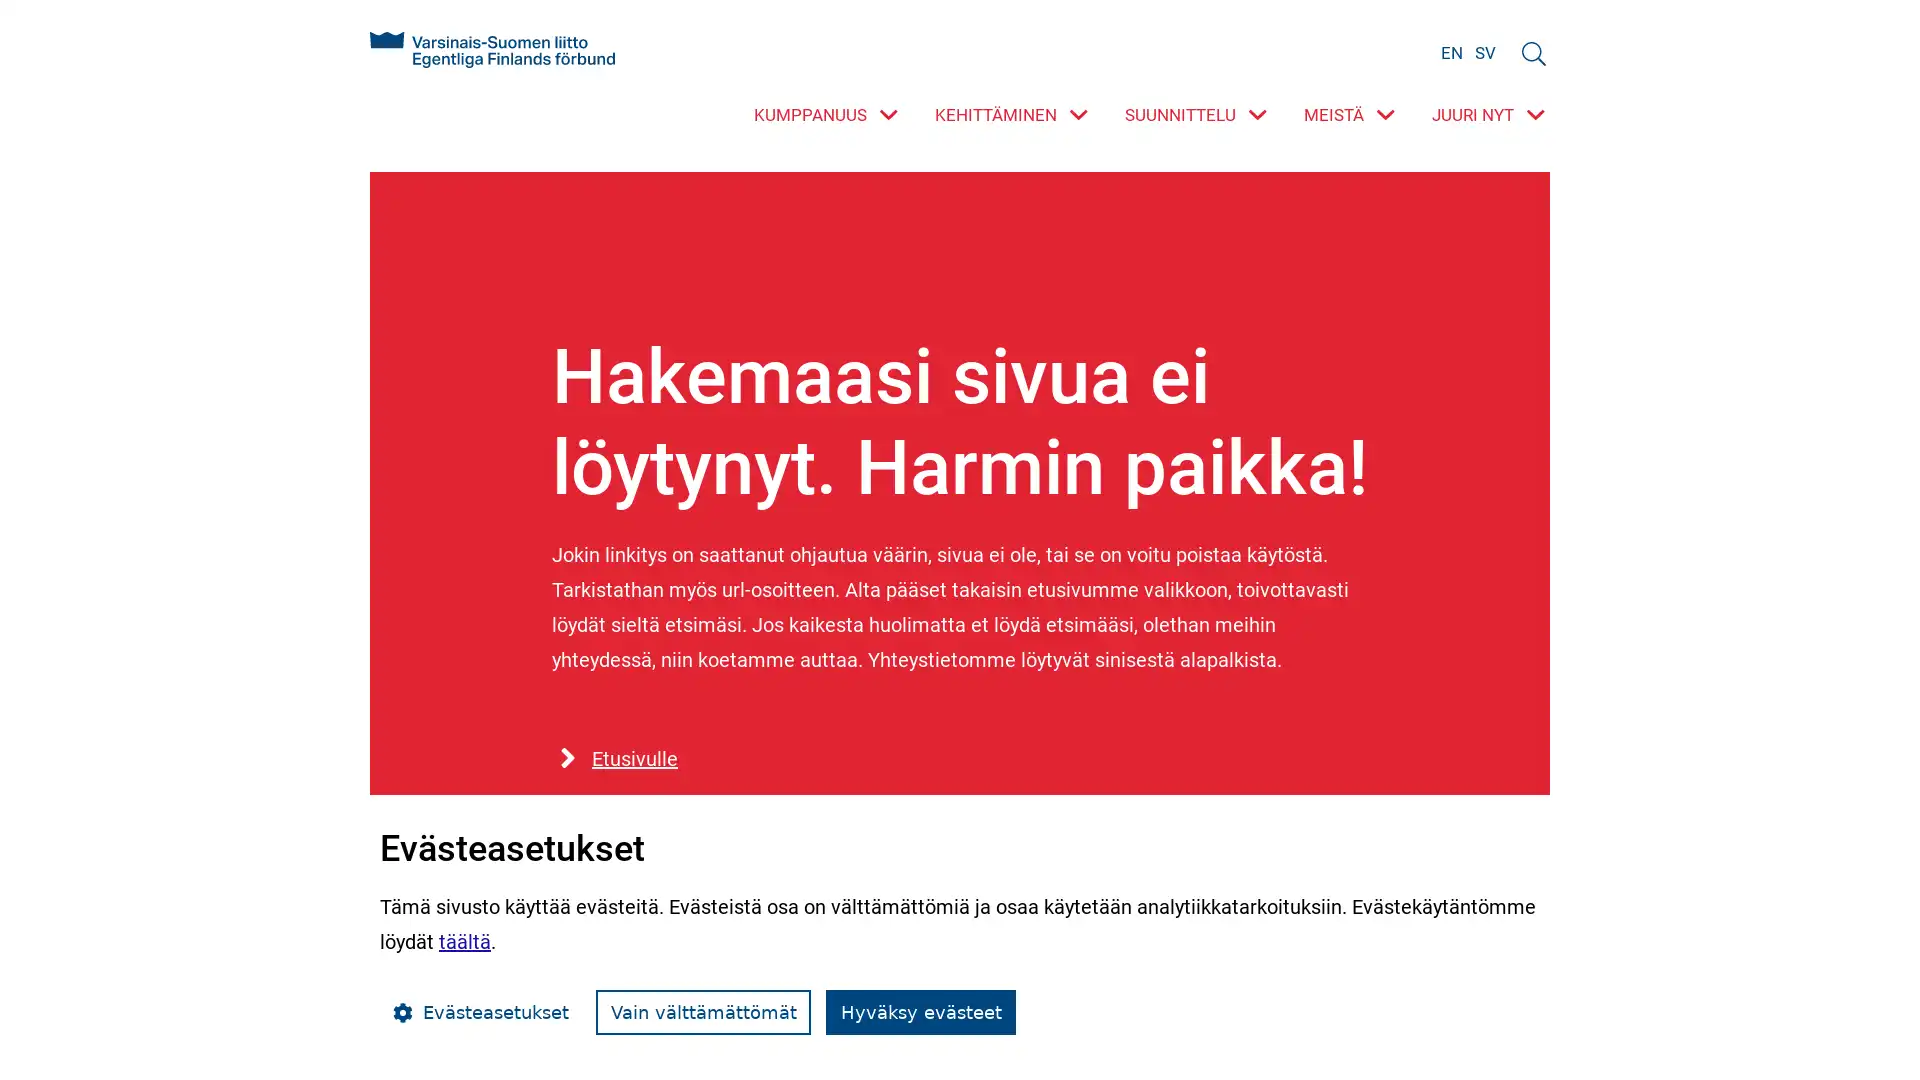 The width and height of the screenshot is (1920, 1080). I want to click on Vain valttamattomat, so click(703, 1012).